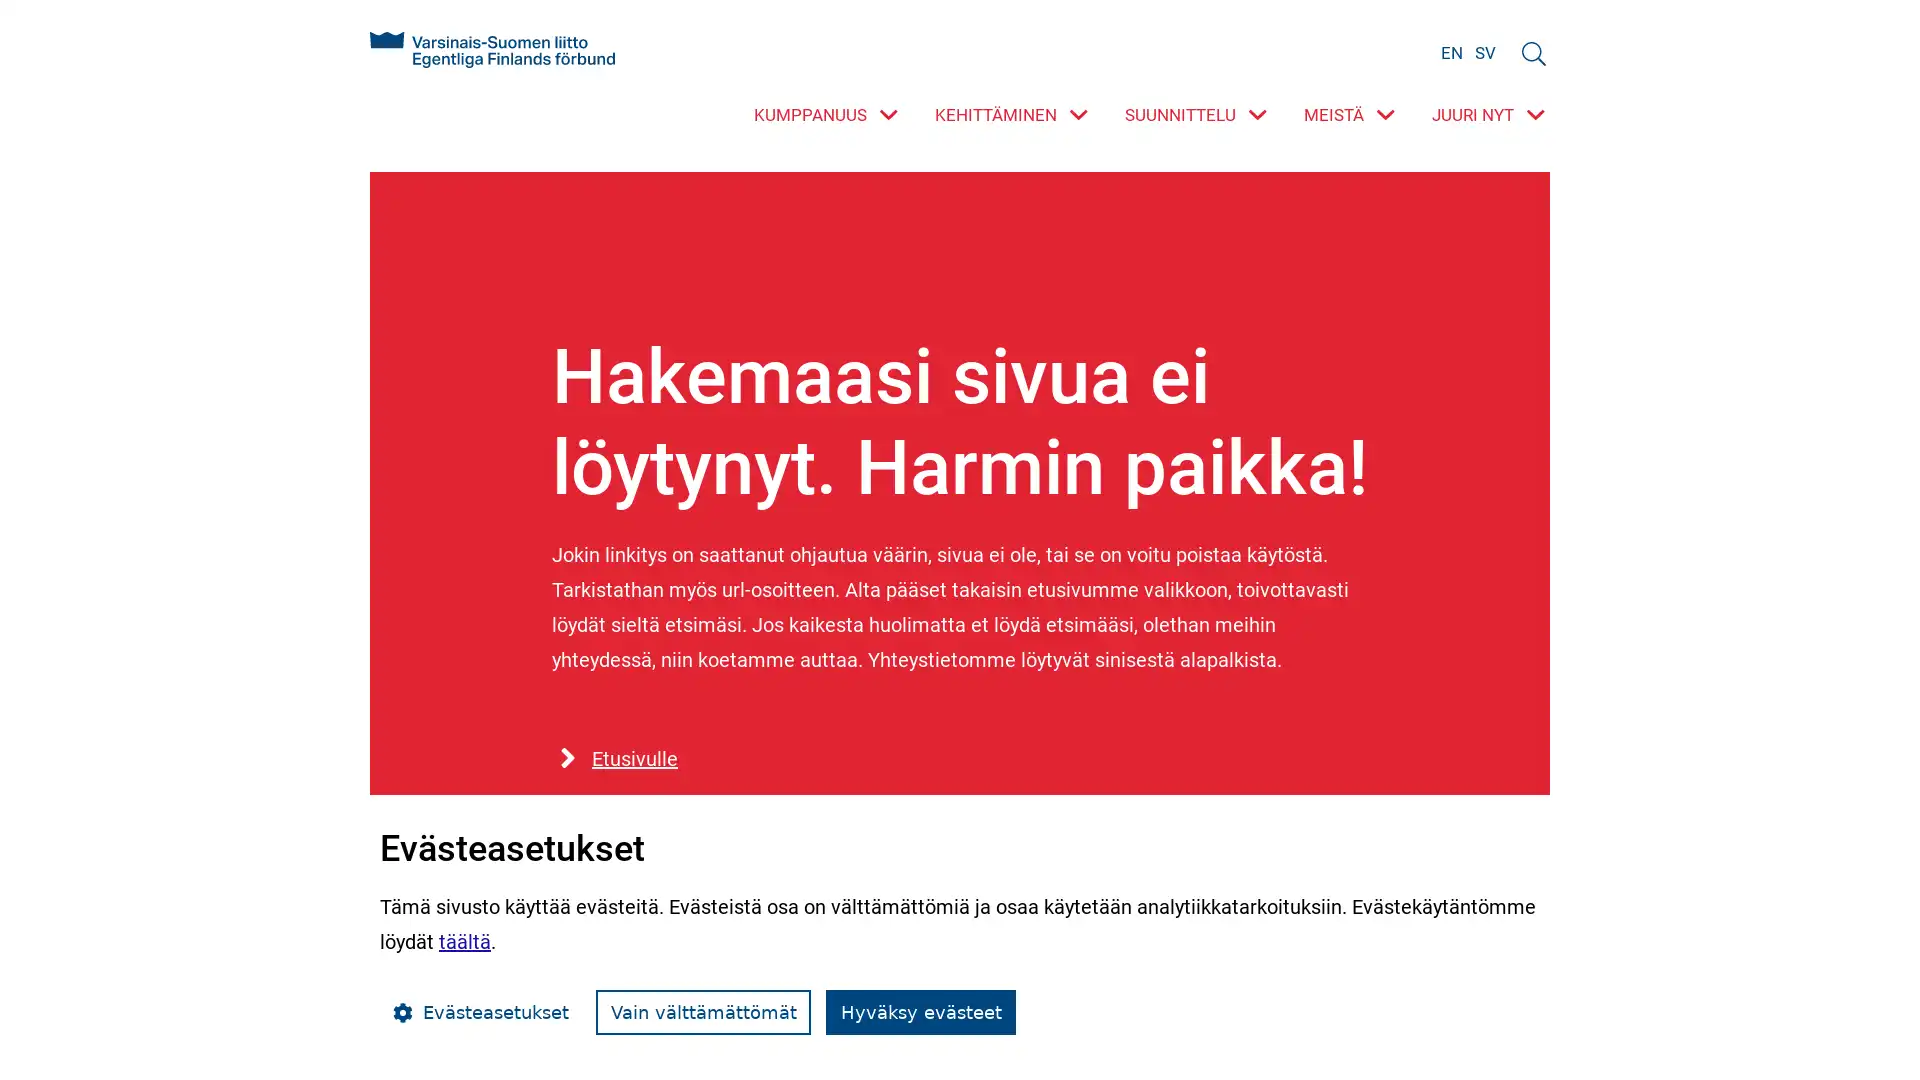 The width and height of the screenshot is (1920, 1080). I want to click on Vain valttamattomat, so click(703, 1012).